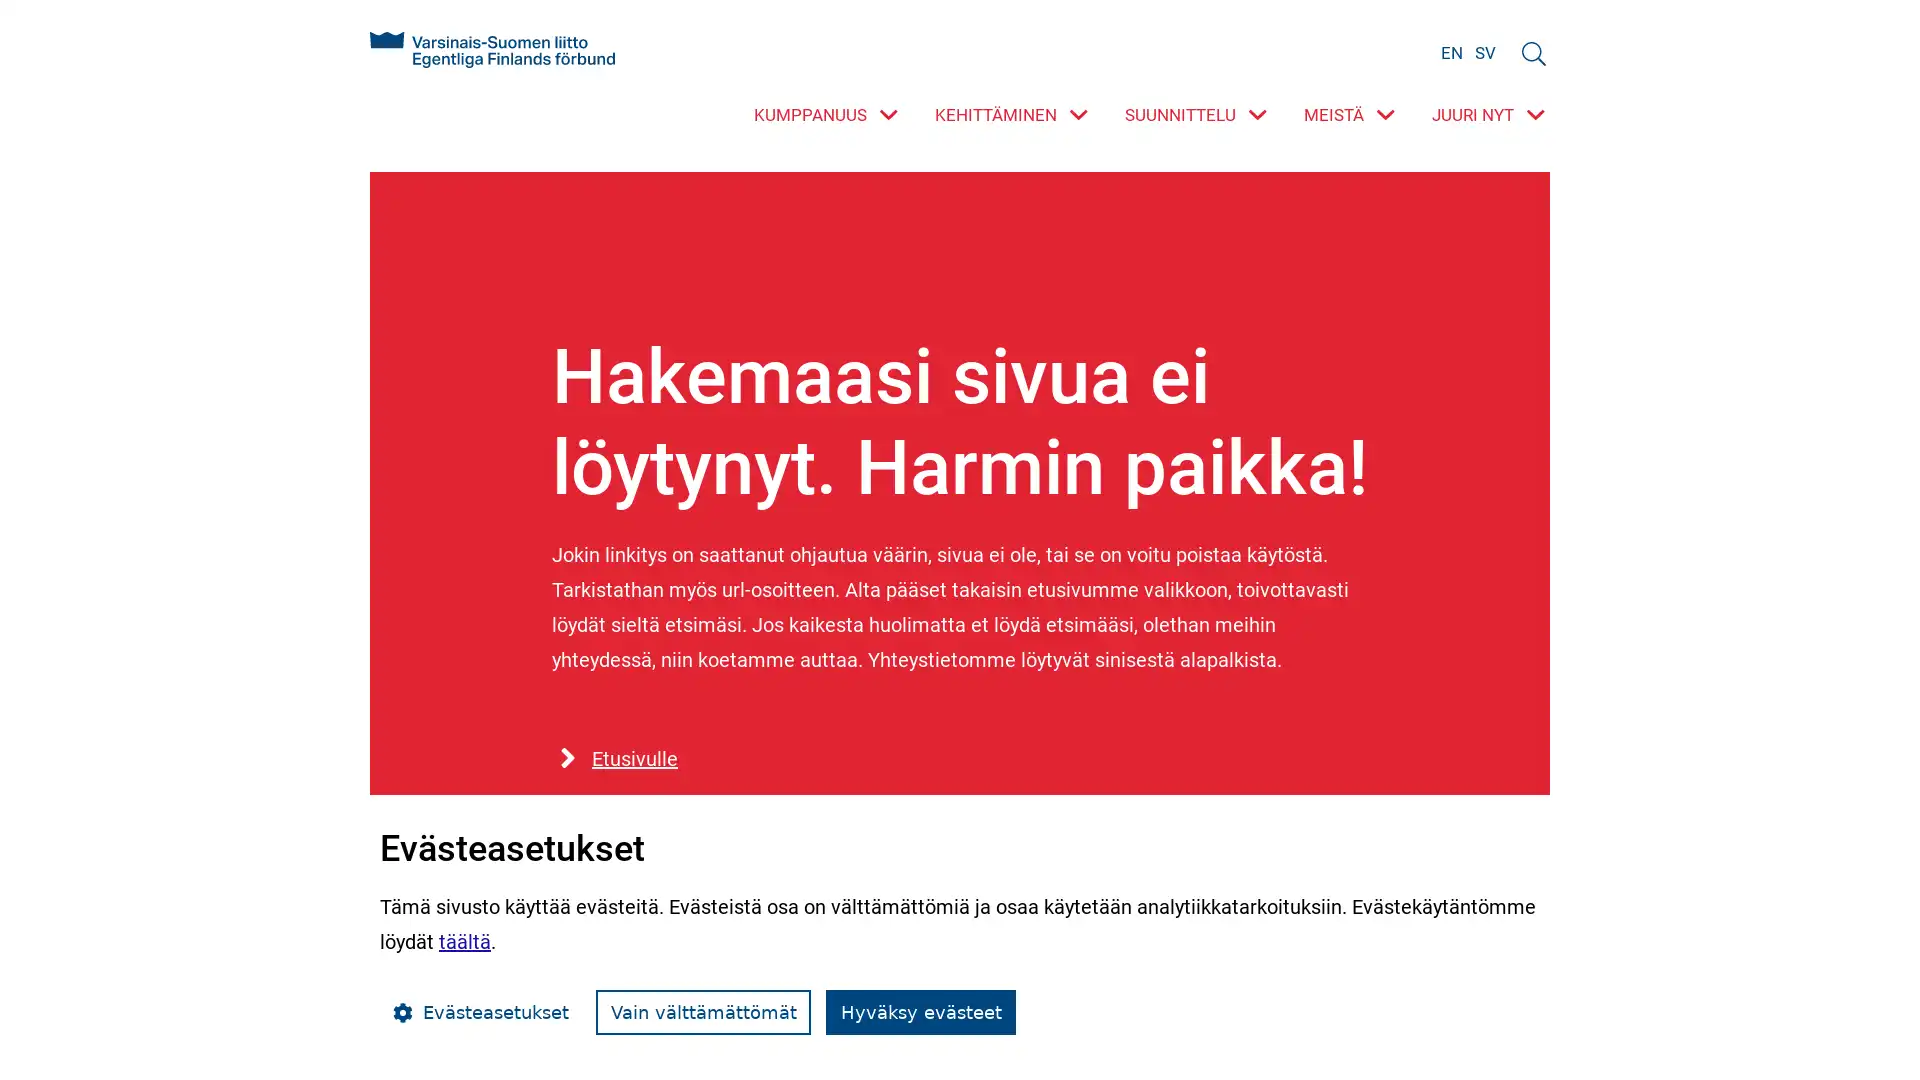 The width and height of the screenshot is (1920, 1080). I want to click on Vain valttamattomat, so click(703, 1012).